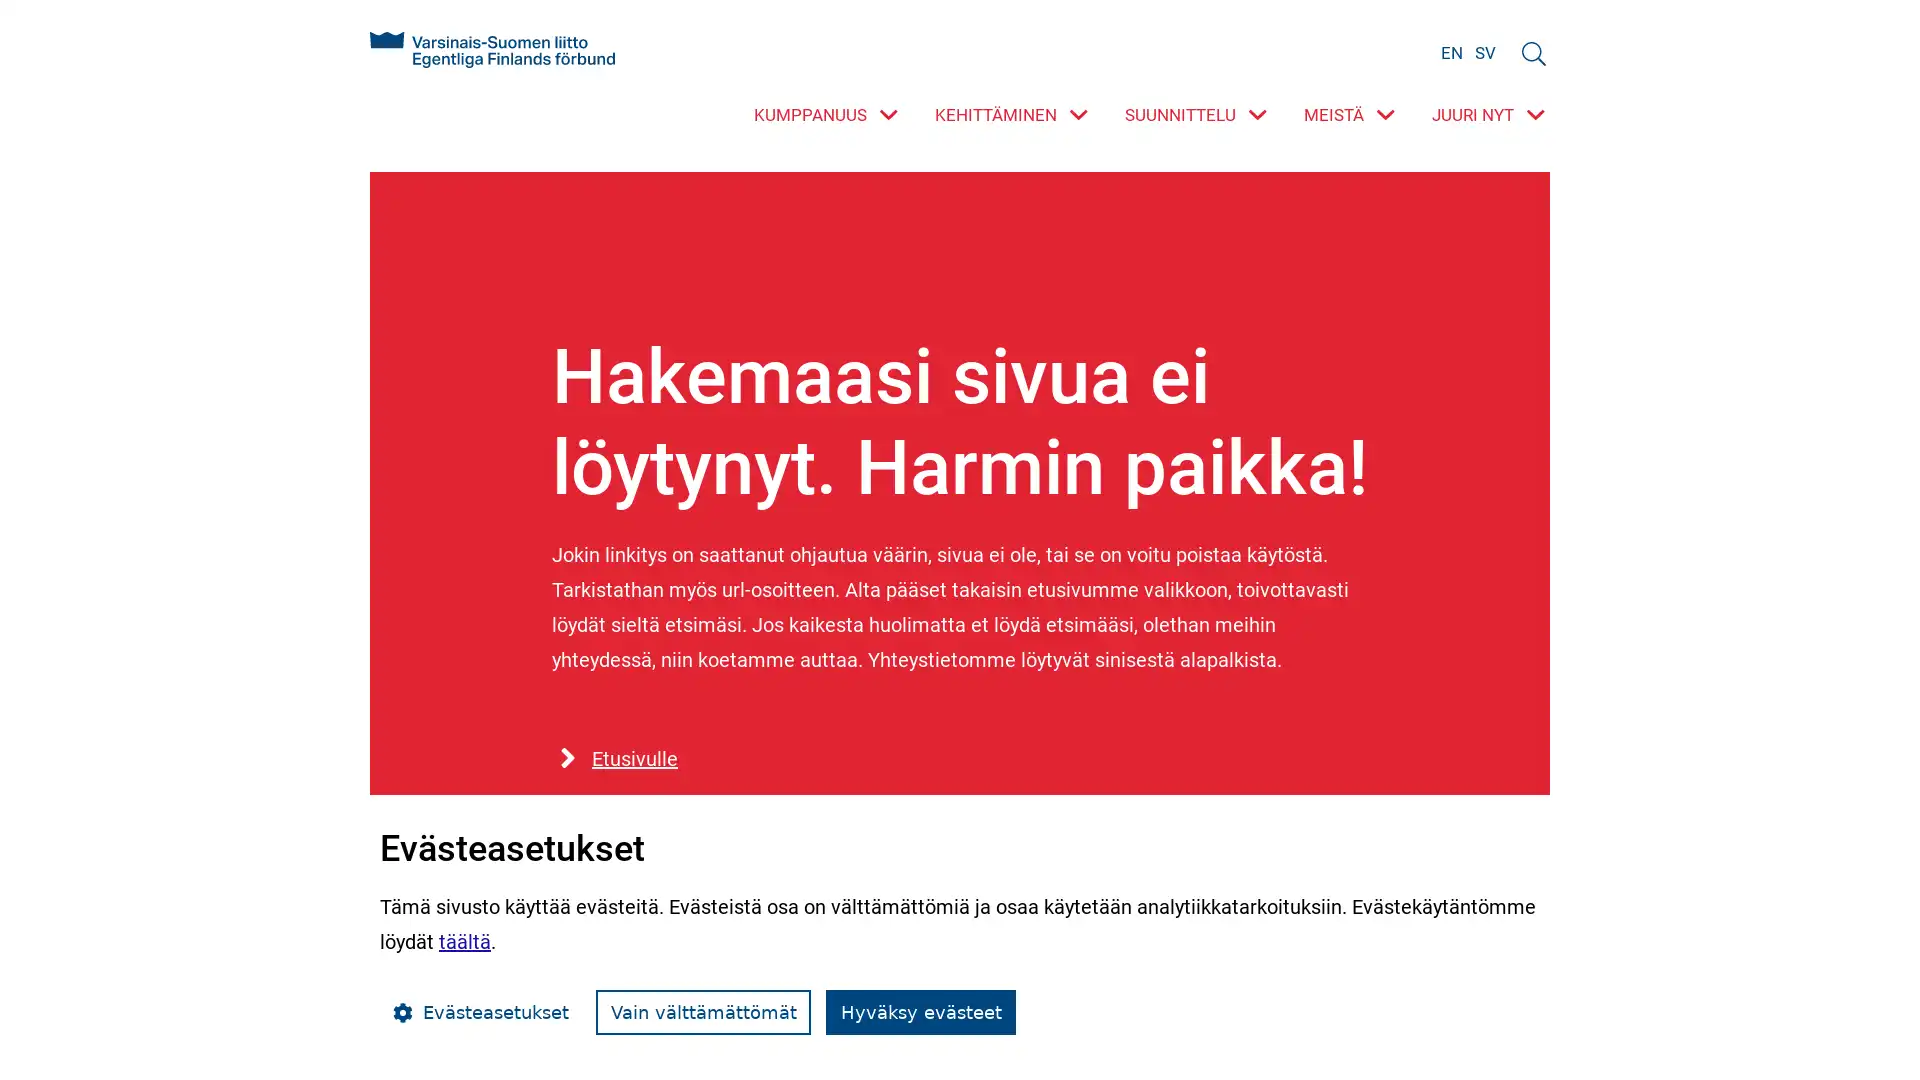 The width and height of the screenshot is (1920, 1080). I want to click on Vain valttamattomat, so click(703, 1012).